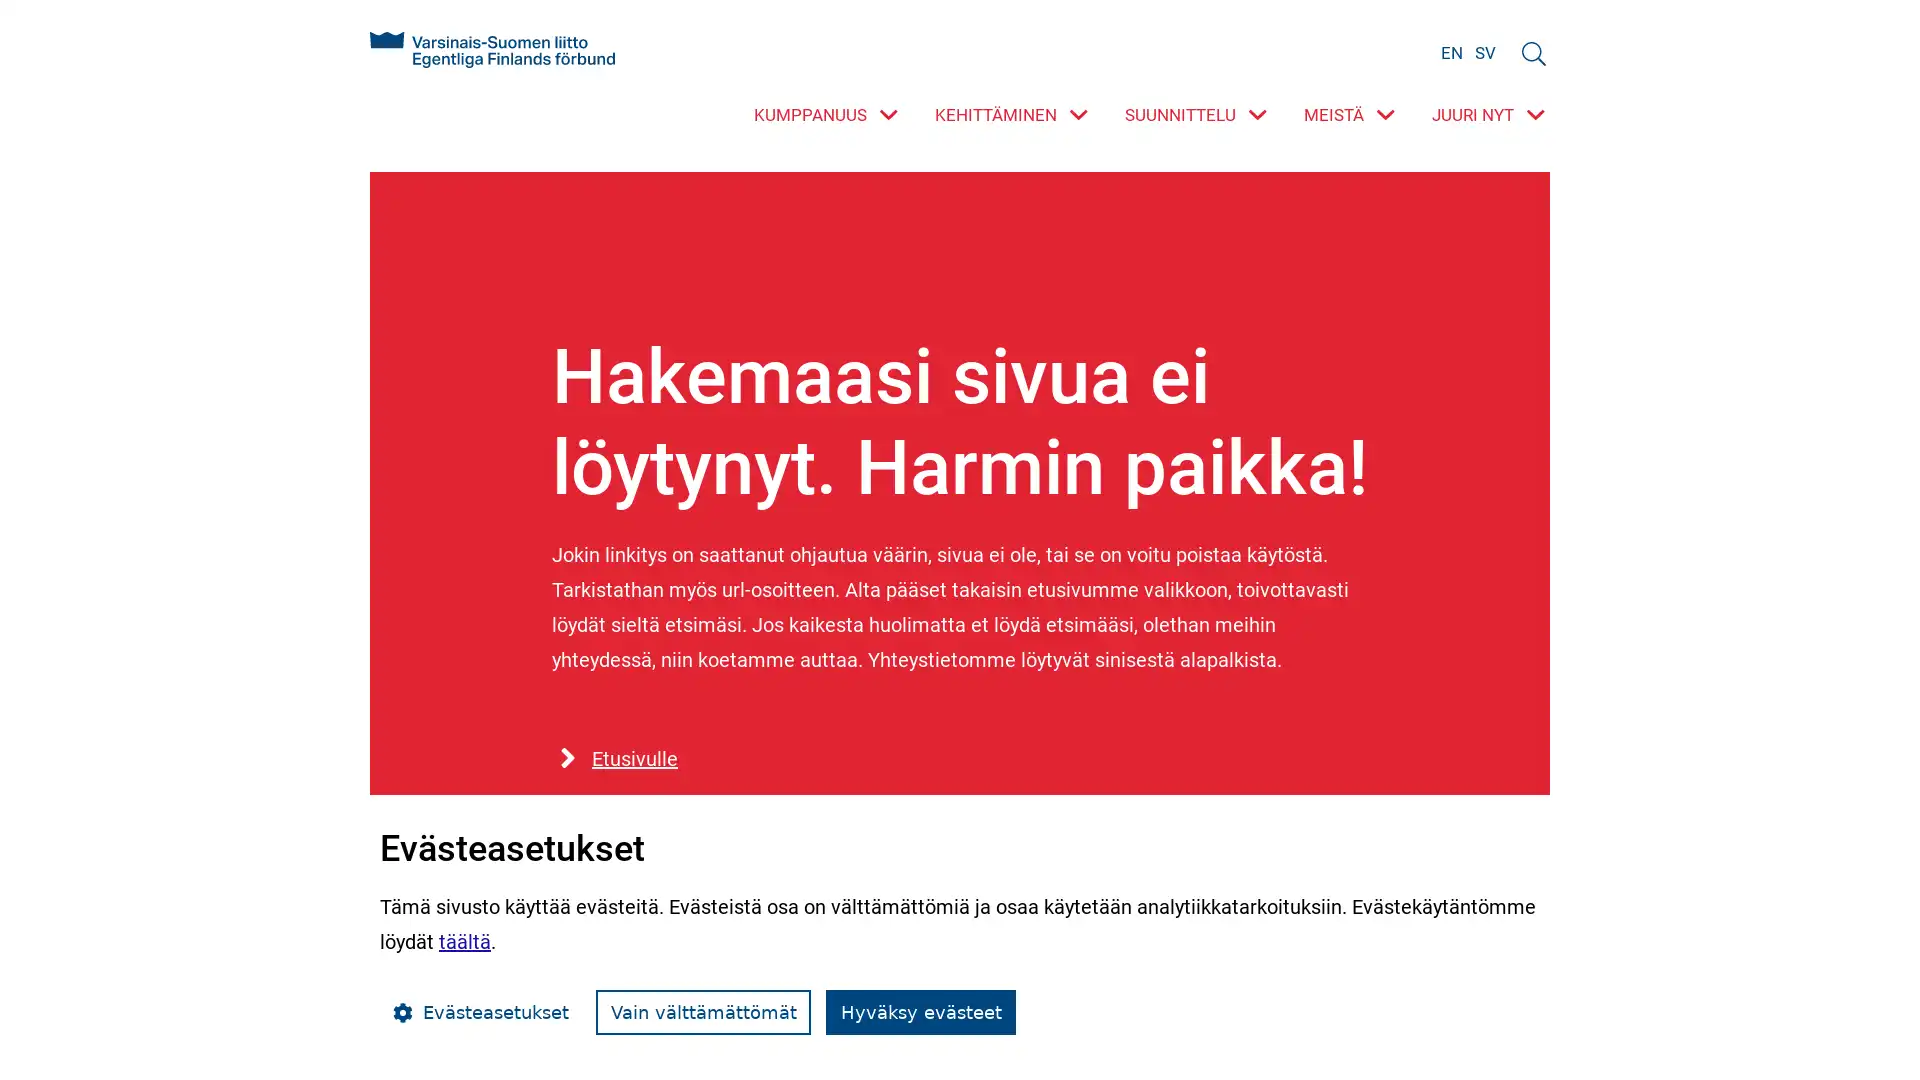 The width and height of the screenshot is (1920, 1080). I want to click on Vain valttamattomat, so click(703, 1012).